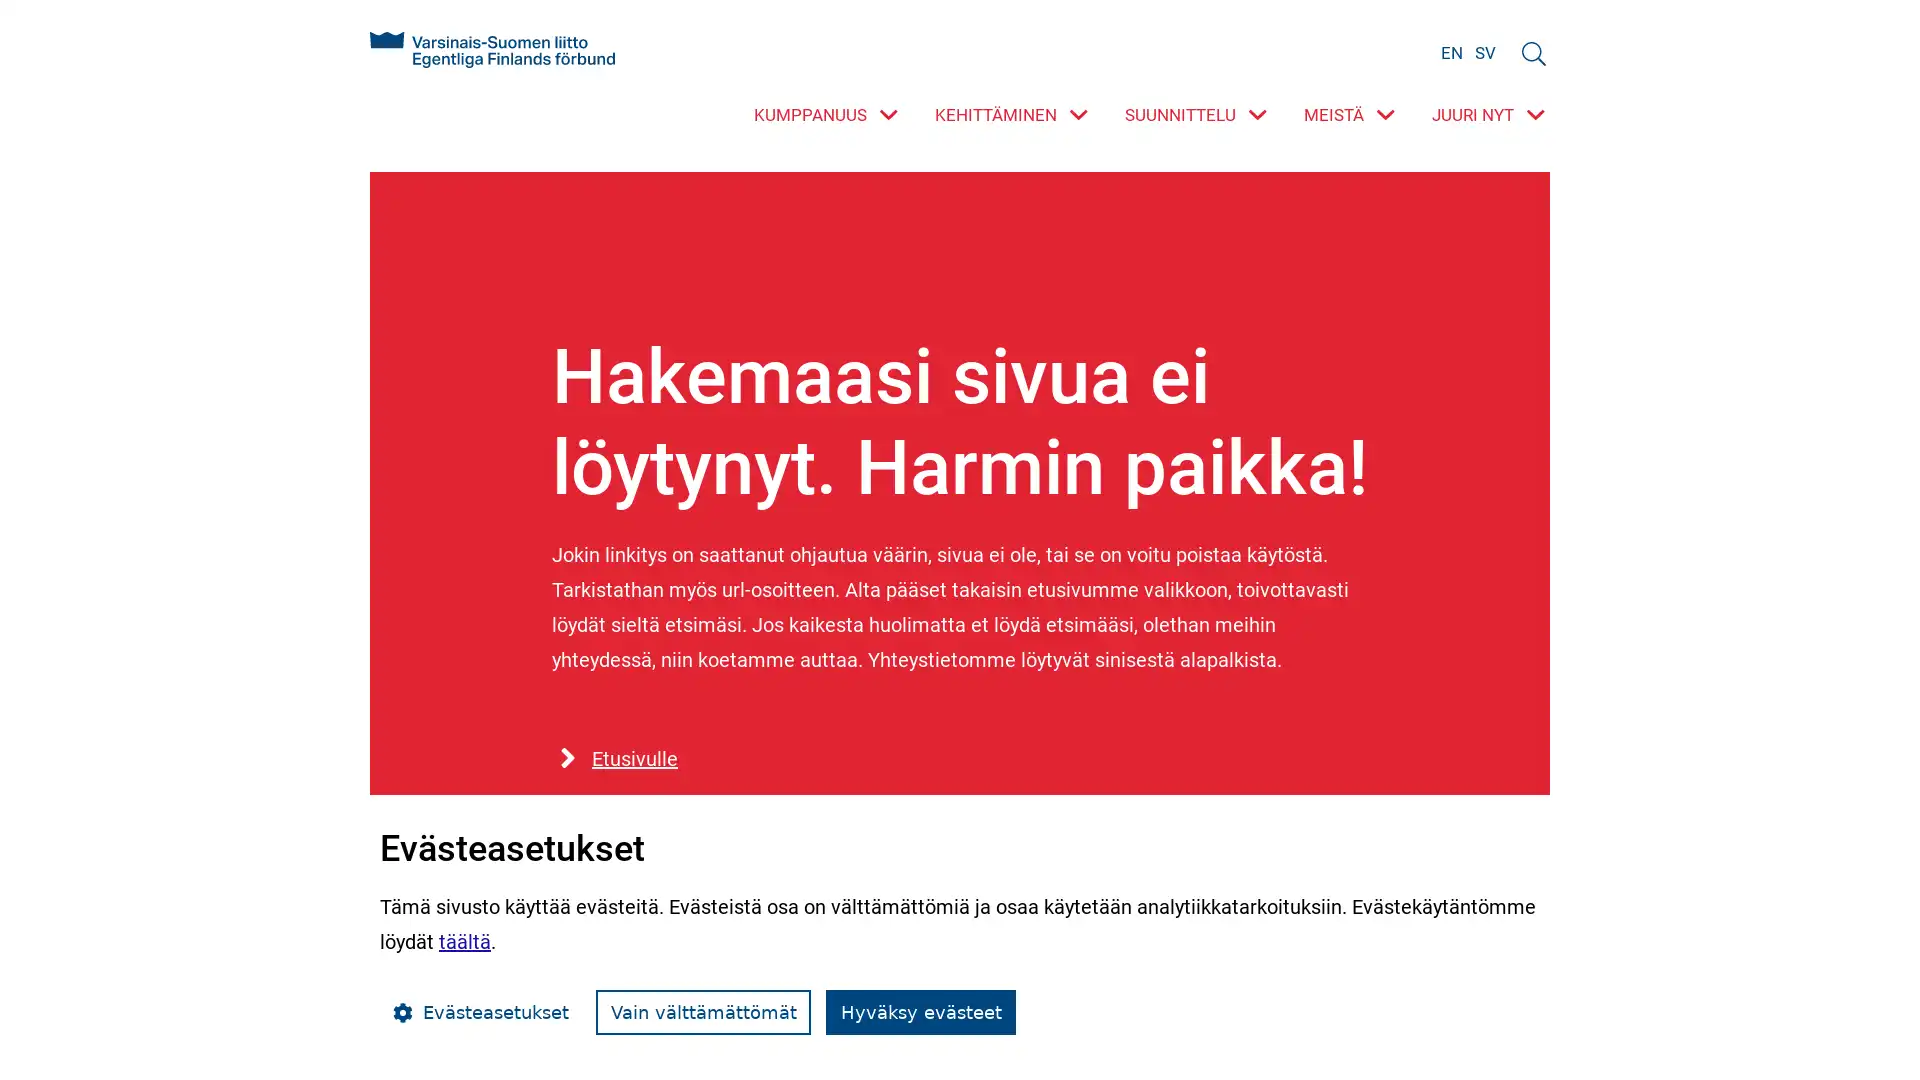 The width and height of the screenshot is (1920, 1080). I want to click on Vain valttamattomat, so click(703, 1012).